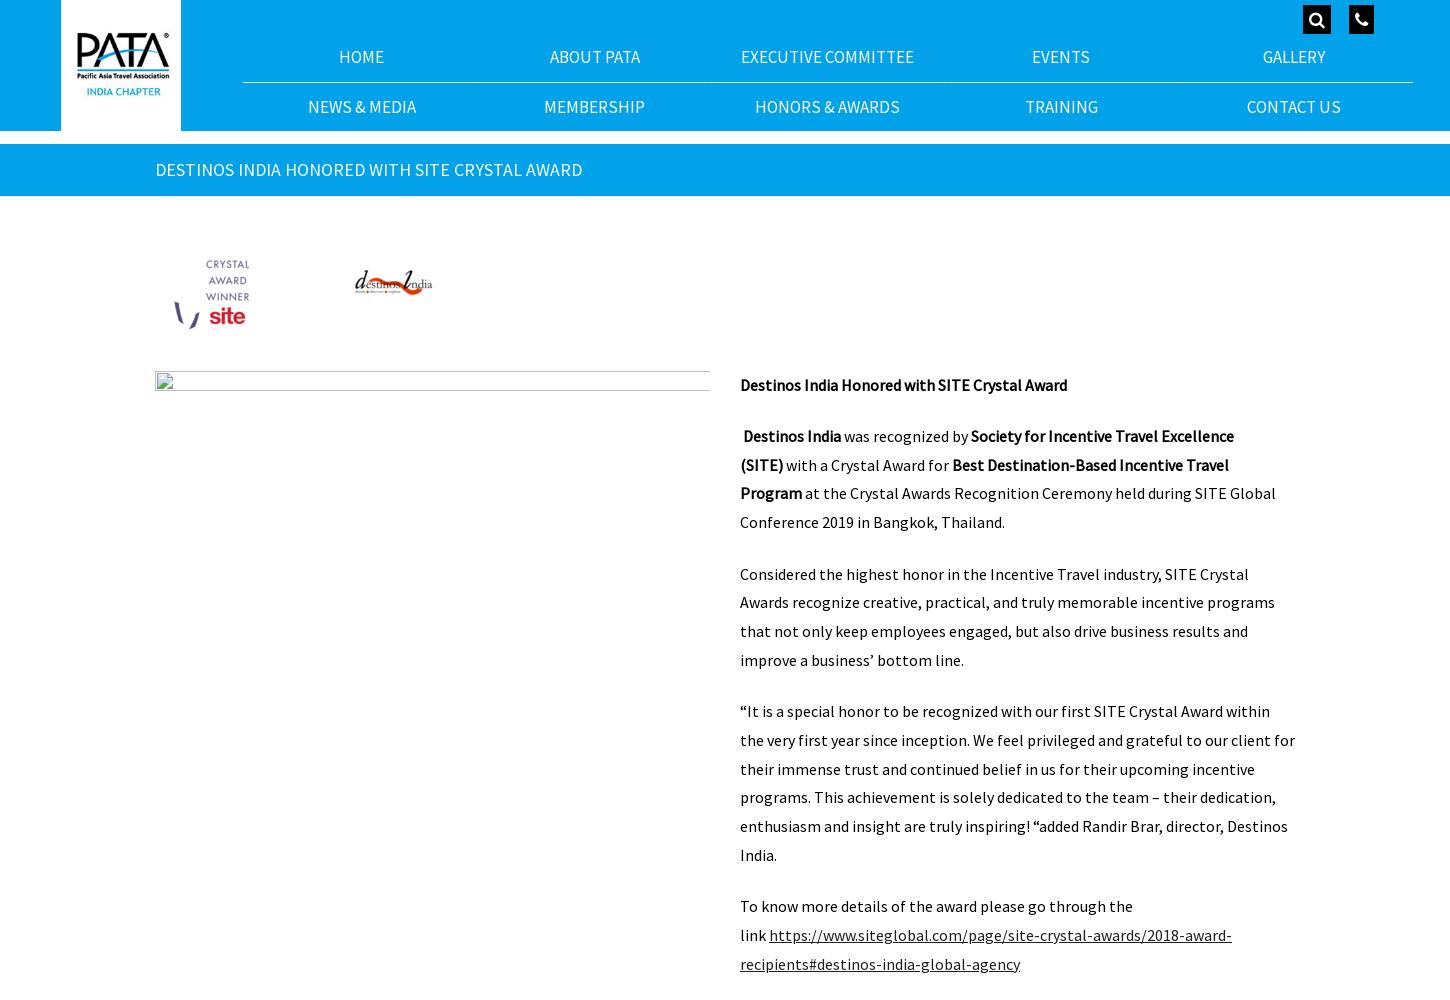  I want to click on 'was recognized by', so click(906, 436).